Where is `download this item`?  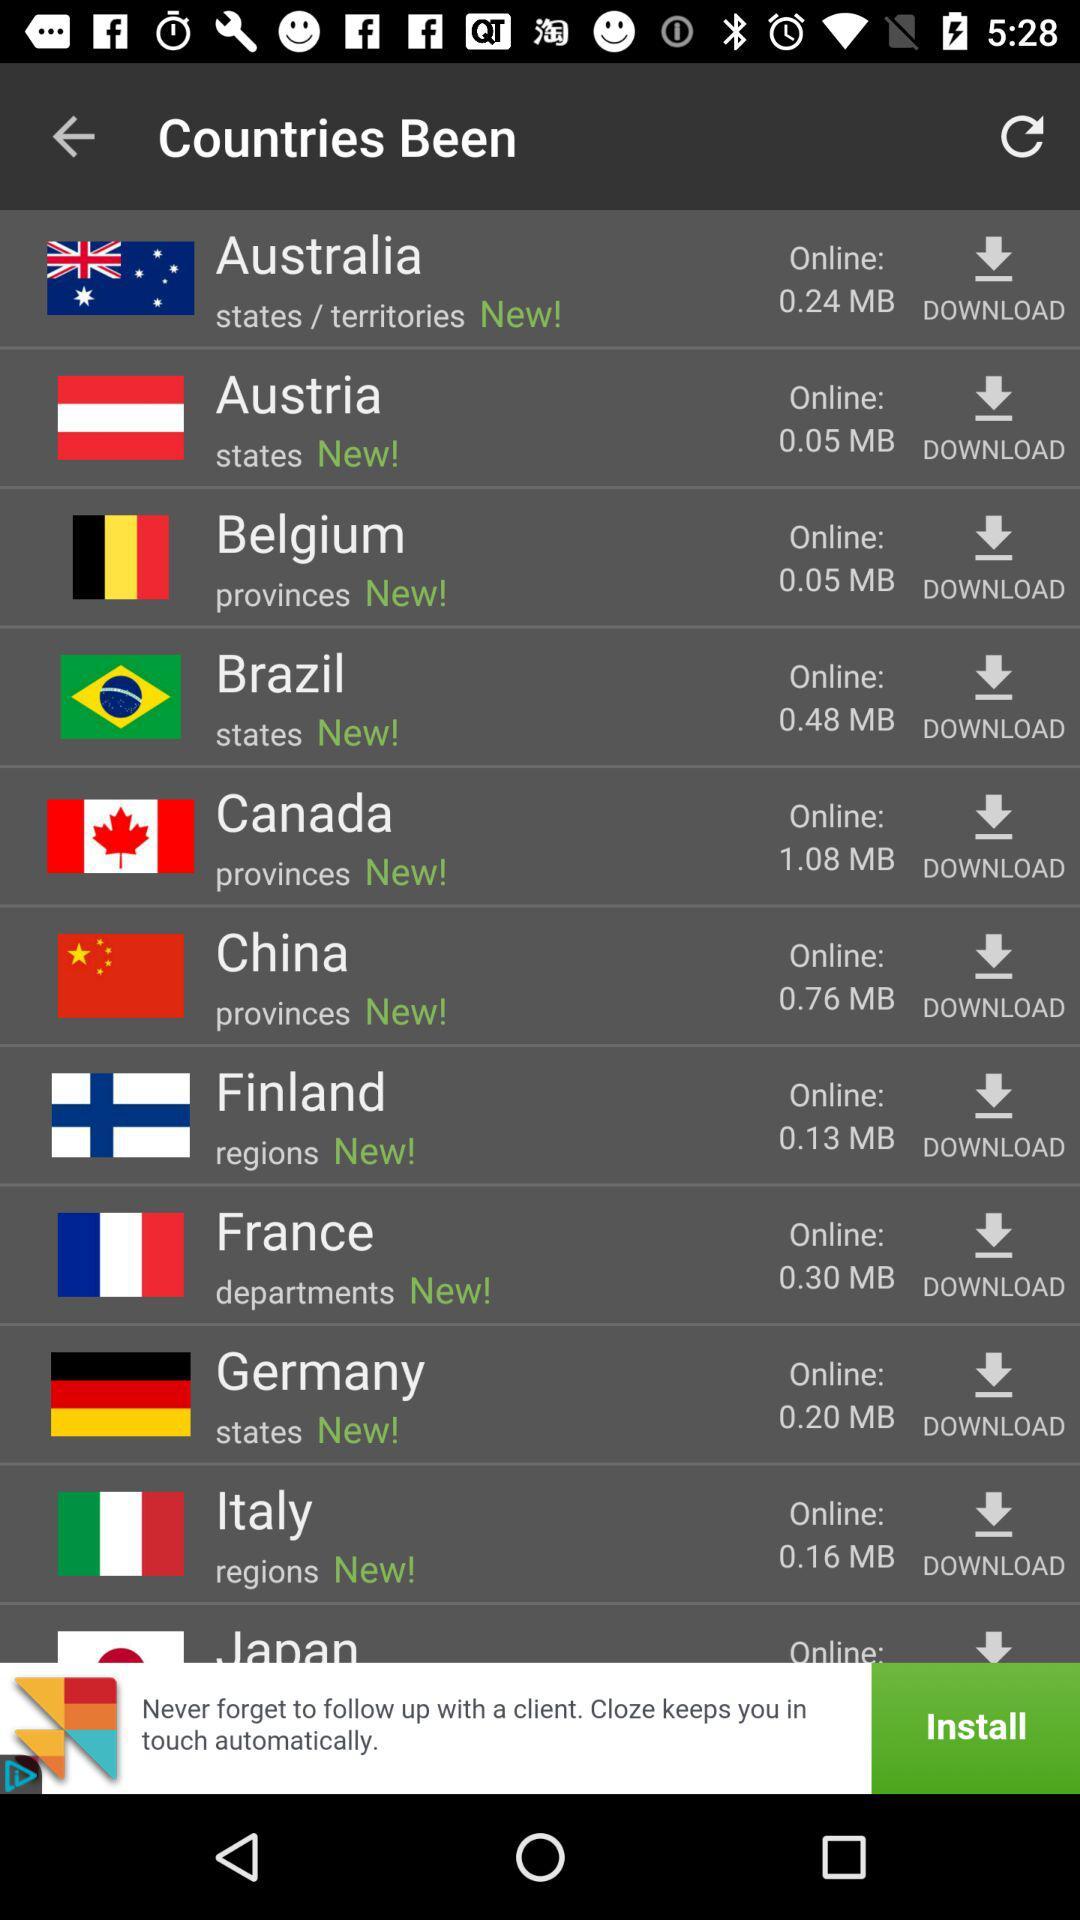 download this item is located at coordinates (993, 956).